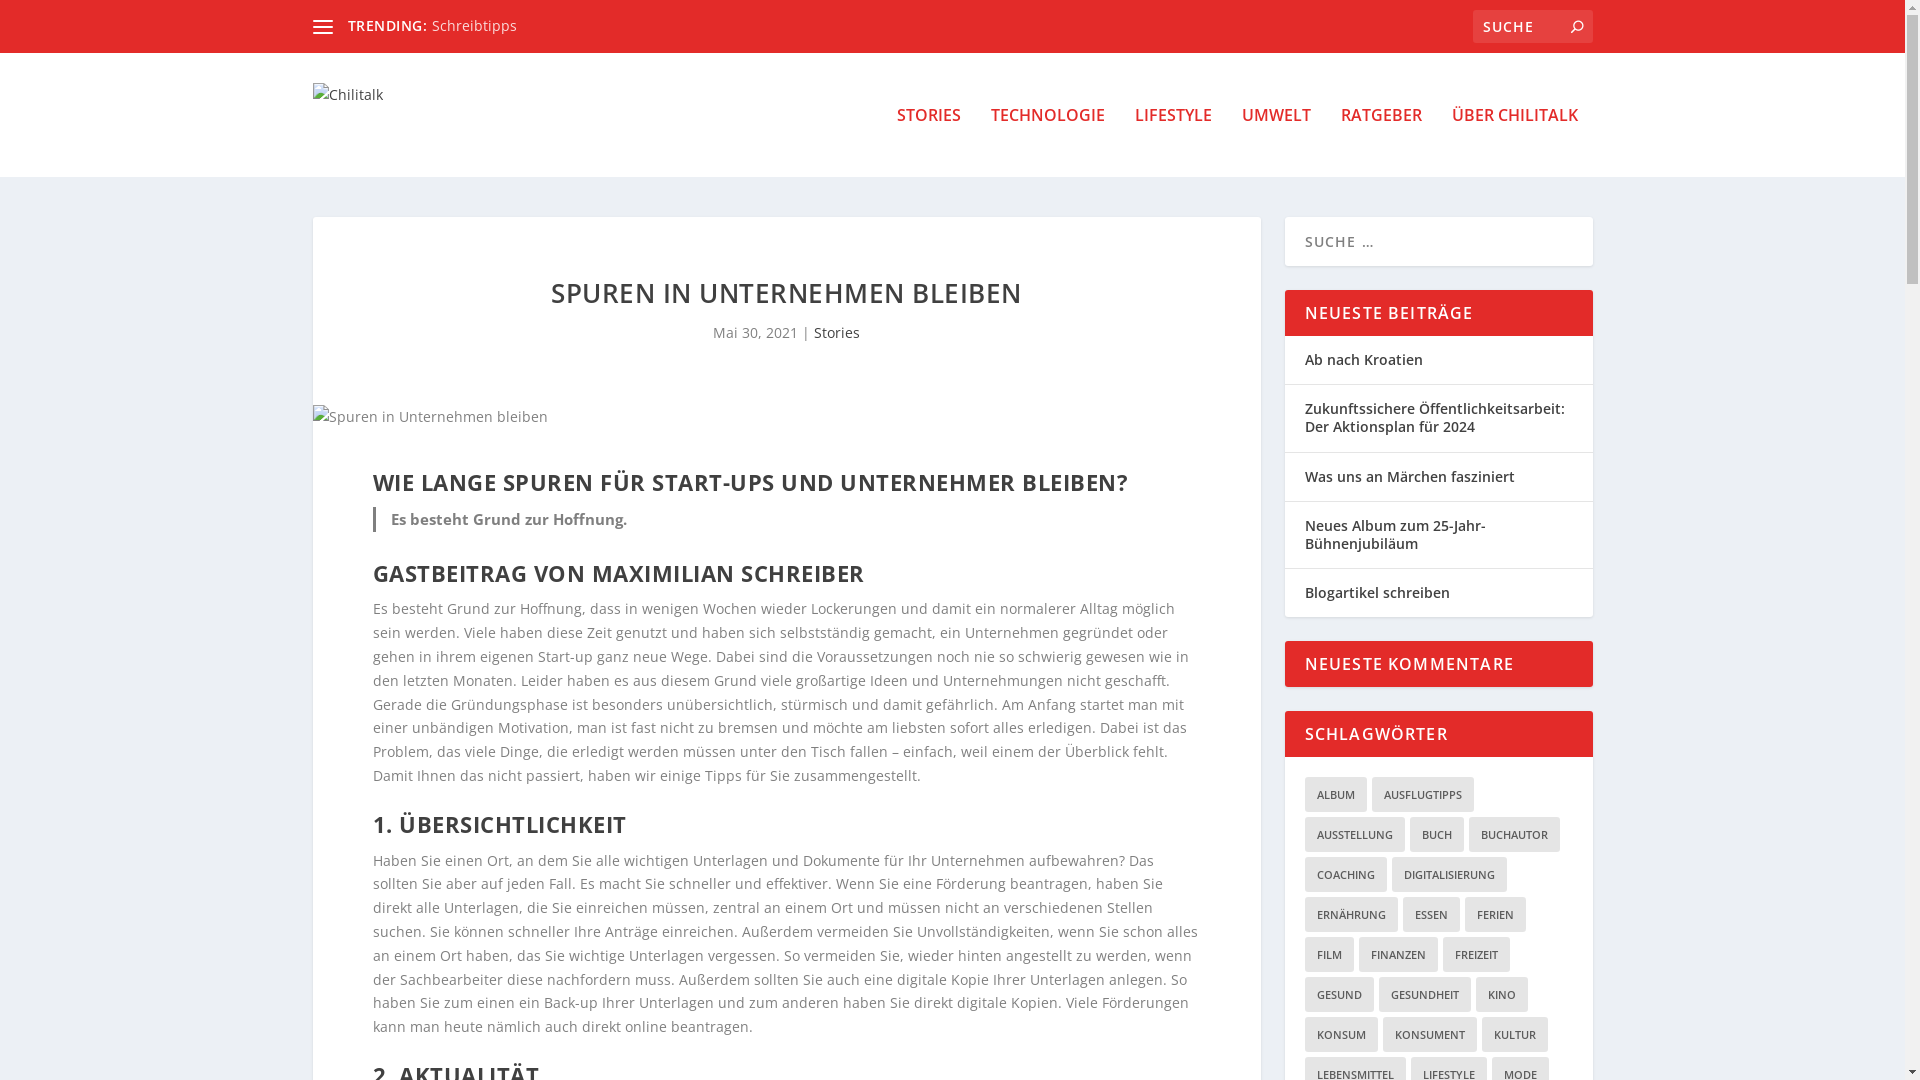  Describe the element at coordinates (0, 19) in the screenshot. I see `'Suche'` at that location.